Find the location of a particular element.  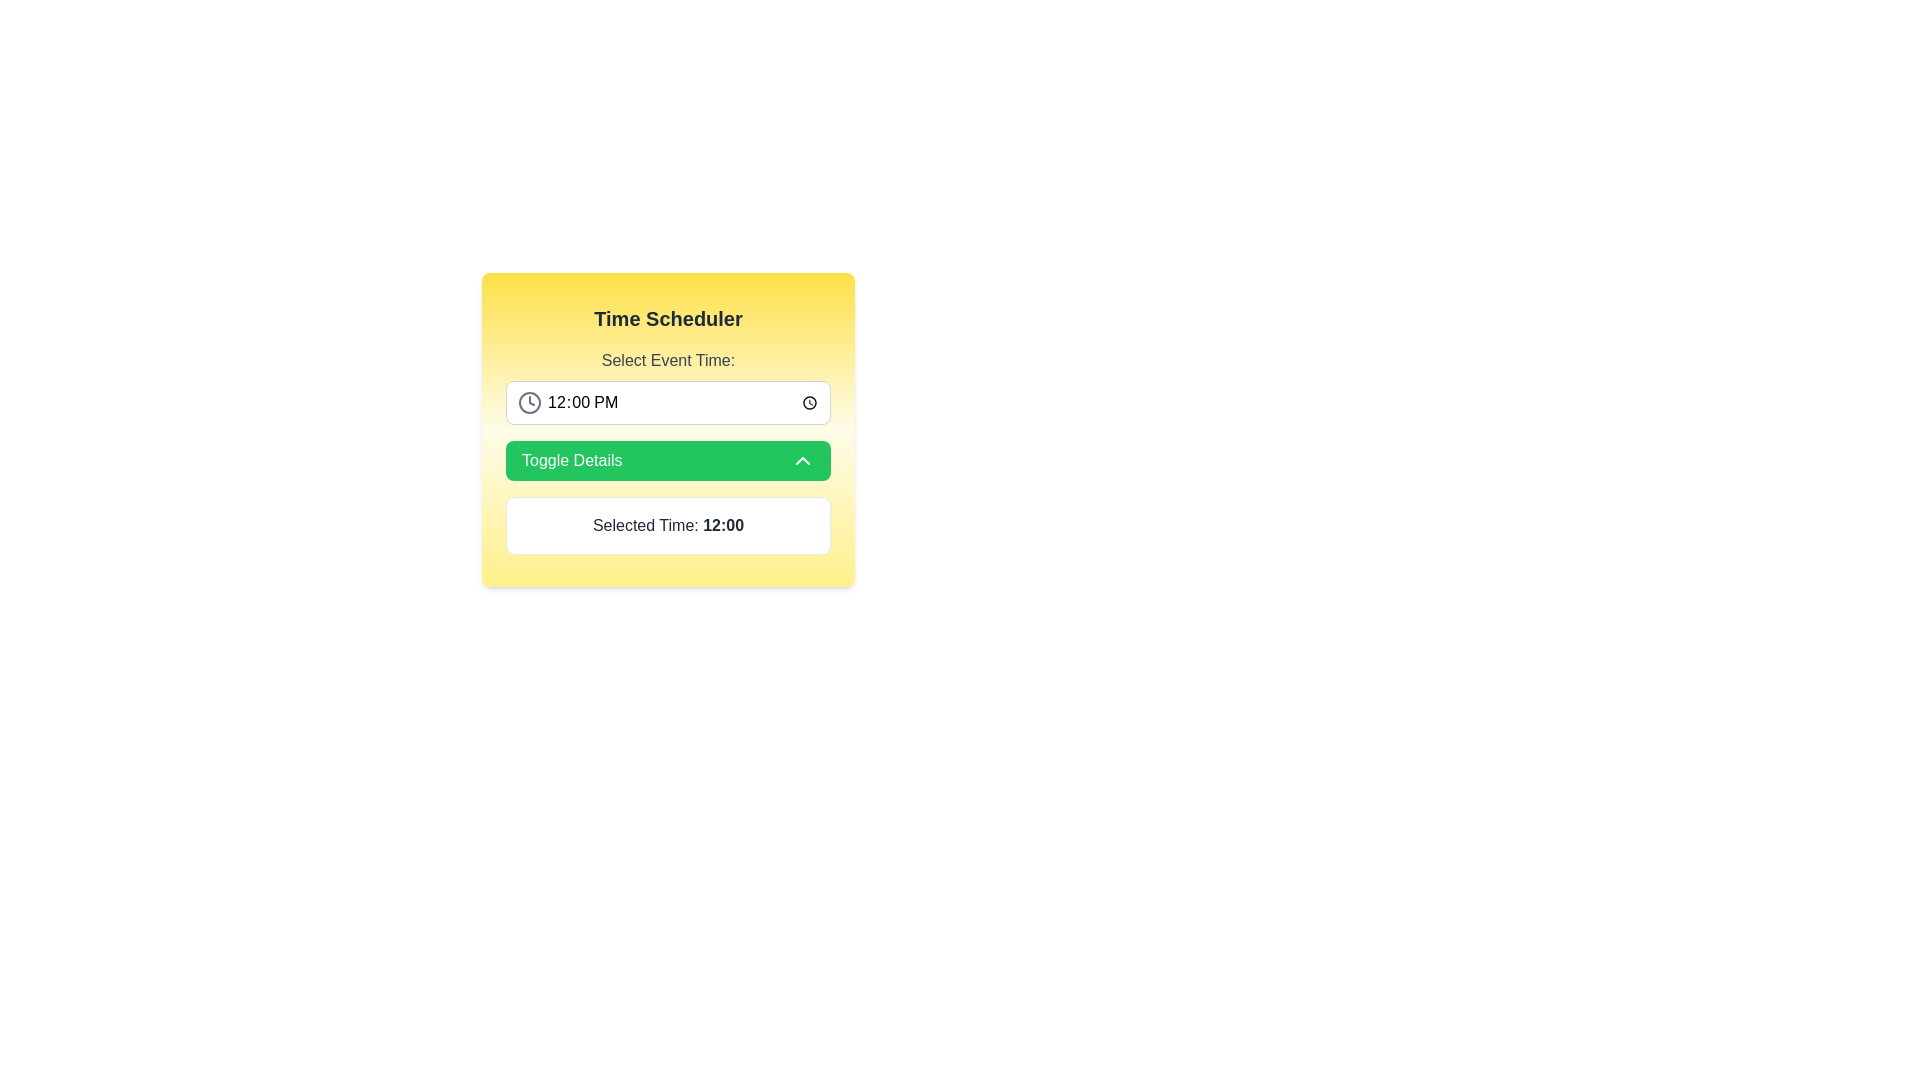

the small chevron up icon with a green background and white lines, part of the 'Toggle Details' button, located at the right end of the button is located at coordinates (802, 461).